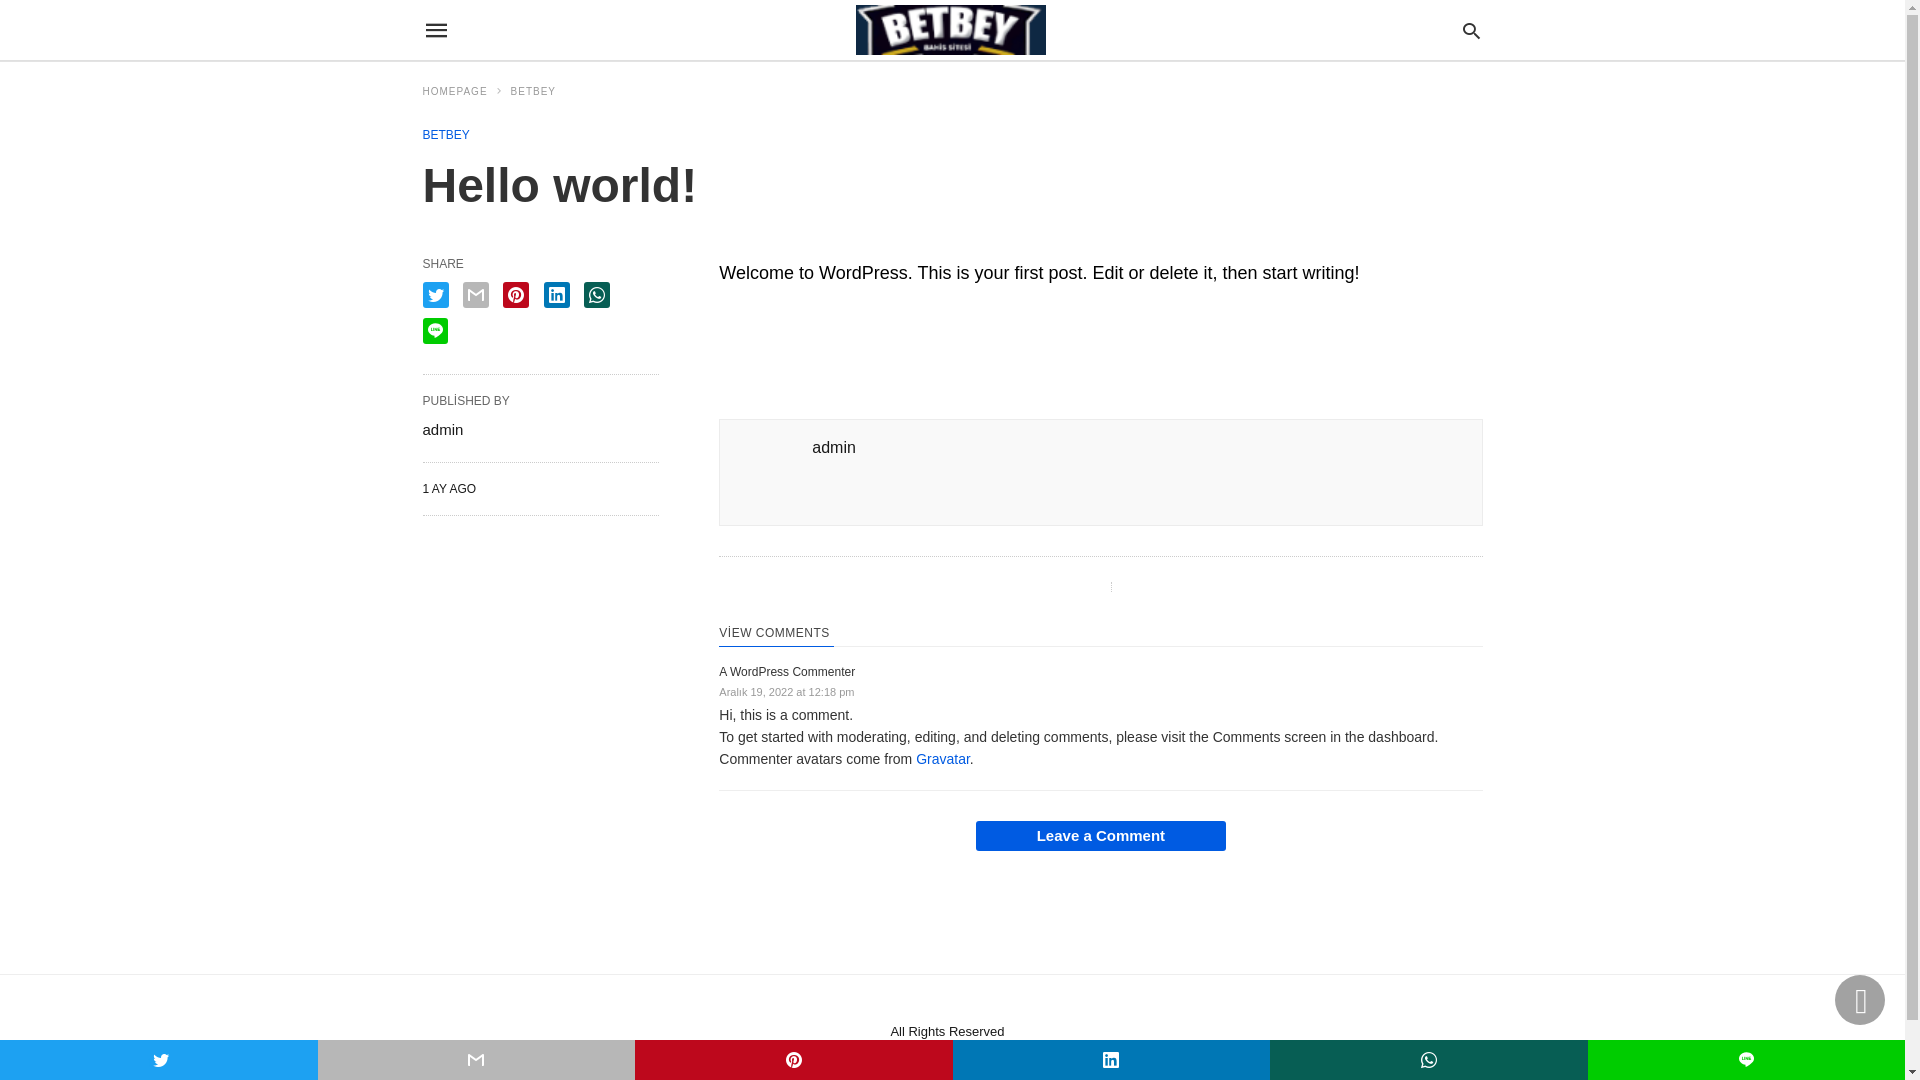  What do you see at coordinates (462, 91) in the screenshot?
I see `'HOMEPAGE'` at bounding box center [462, 91].